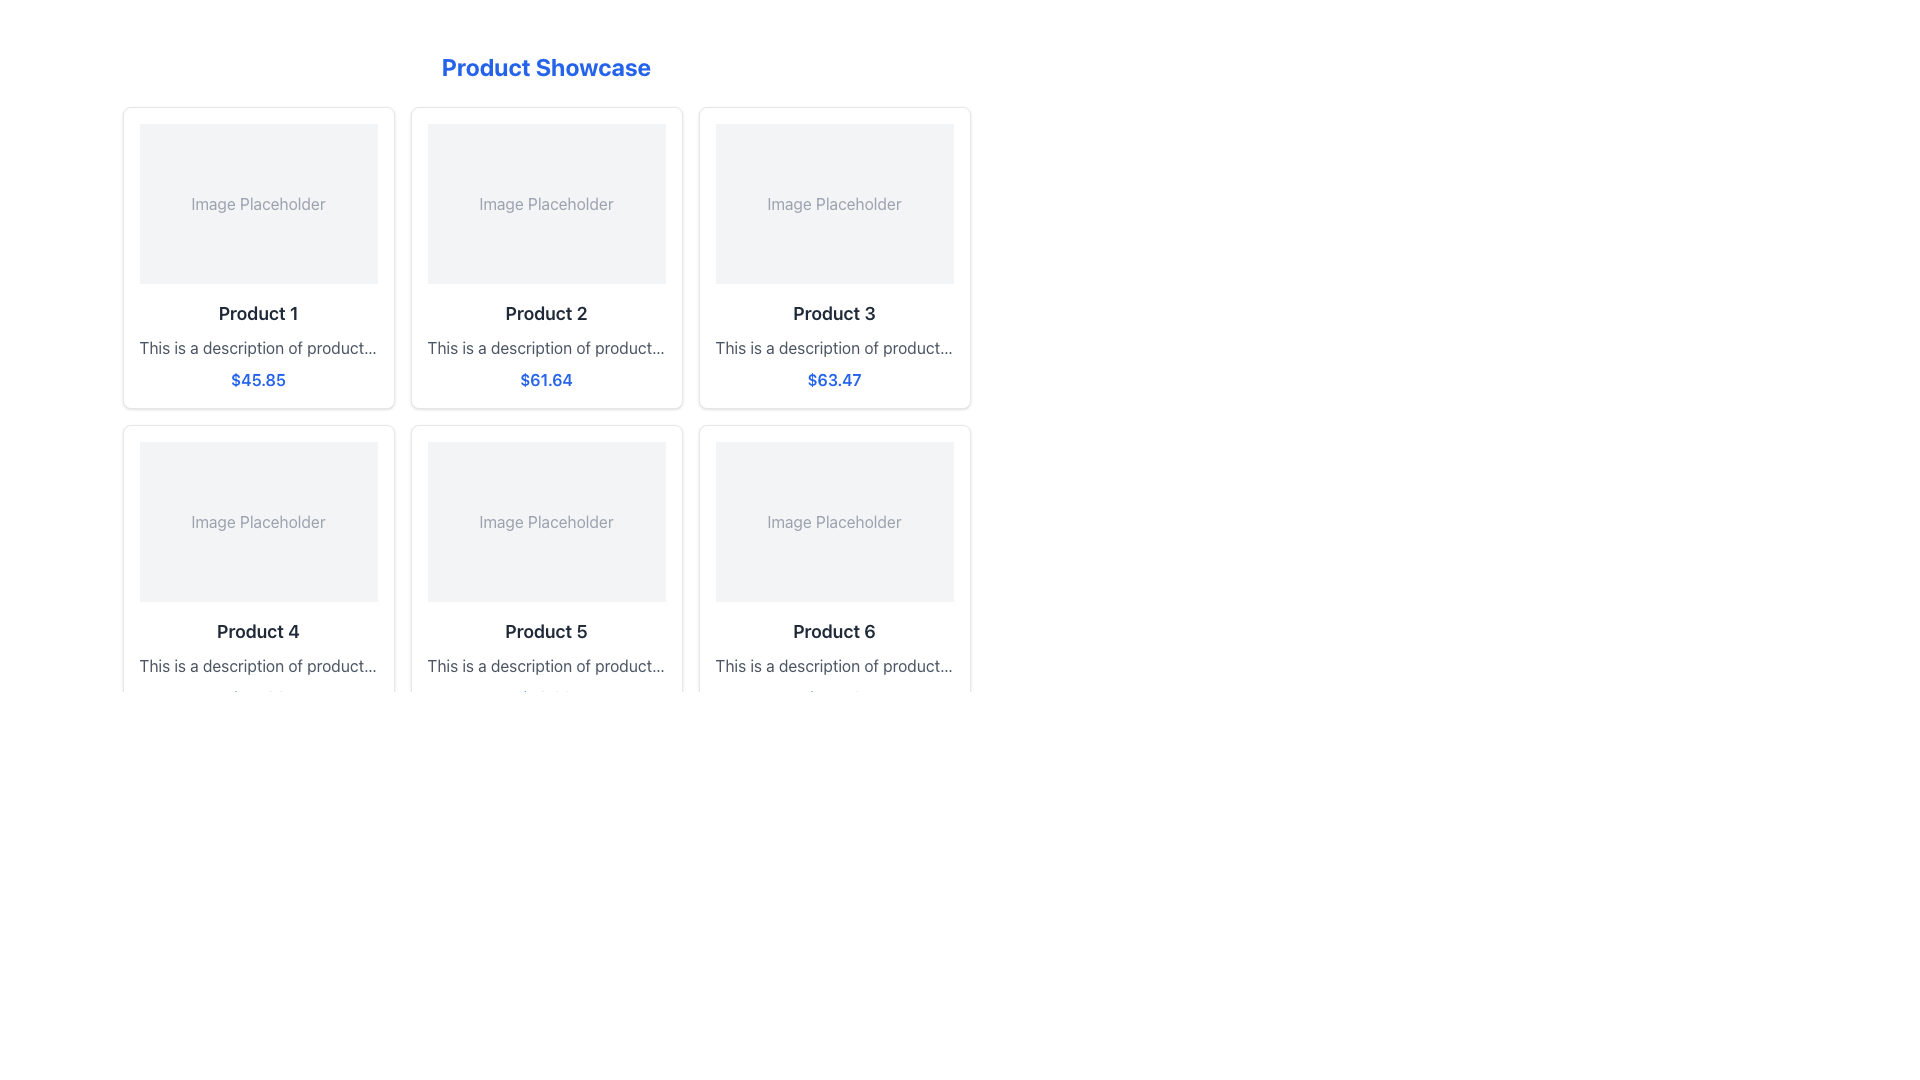 This screenshot has width=1920, height=1080. What do you see at coordinates (257, 632) in the screenshot?
I see `the product name text label located in the second row, first column of the product grid for selection` at bounding box center [257, 632].